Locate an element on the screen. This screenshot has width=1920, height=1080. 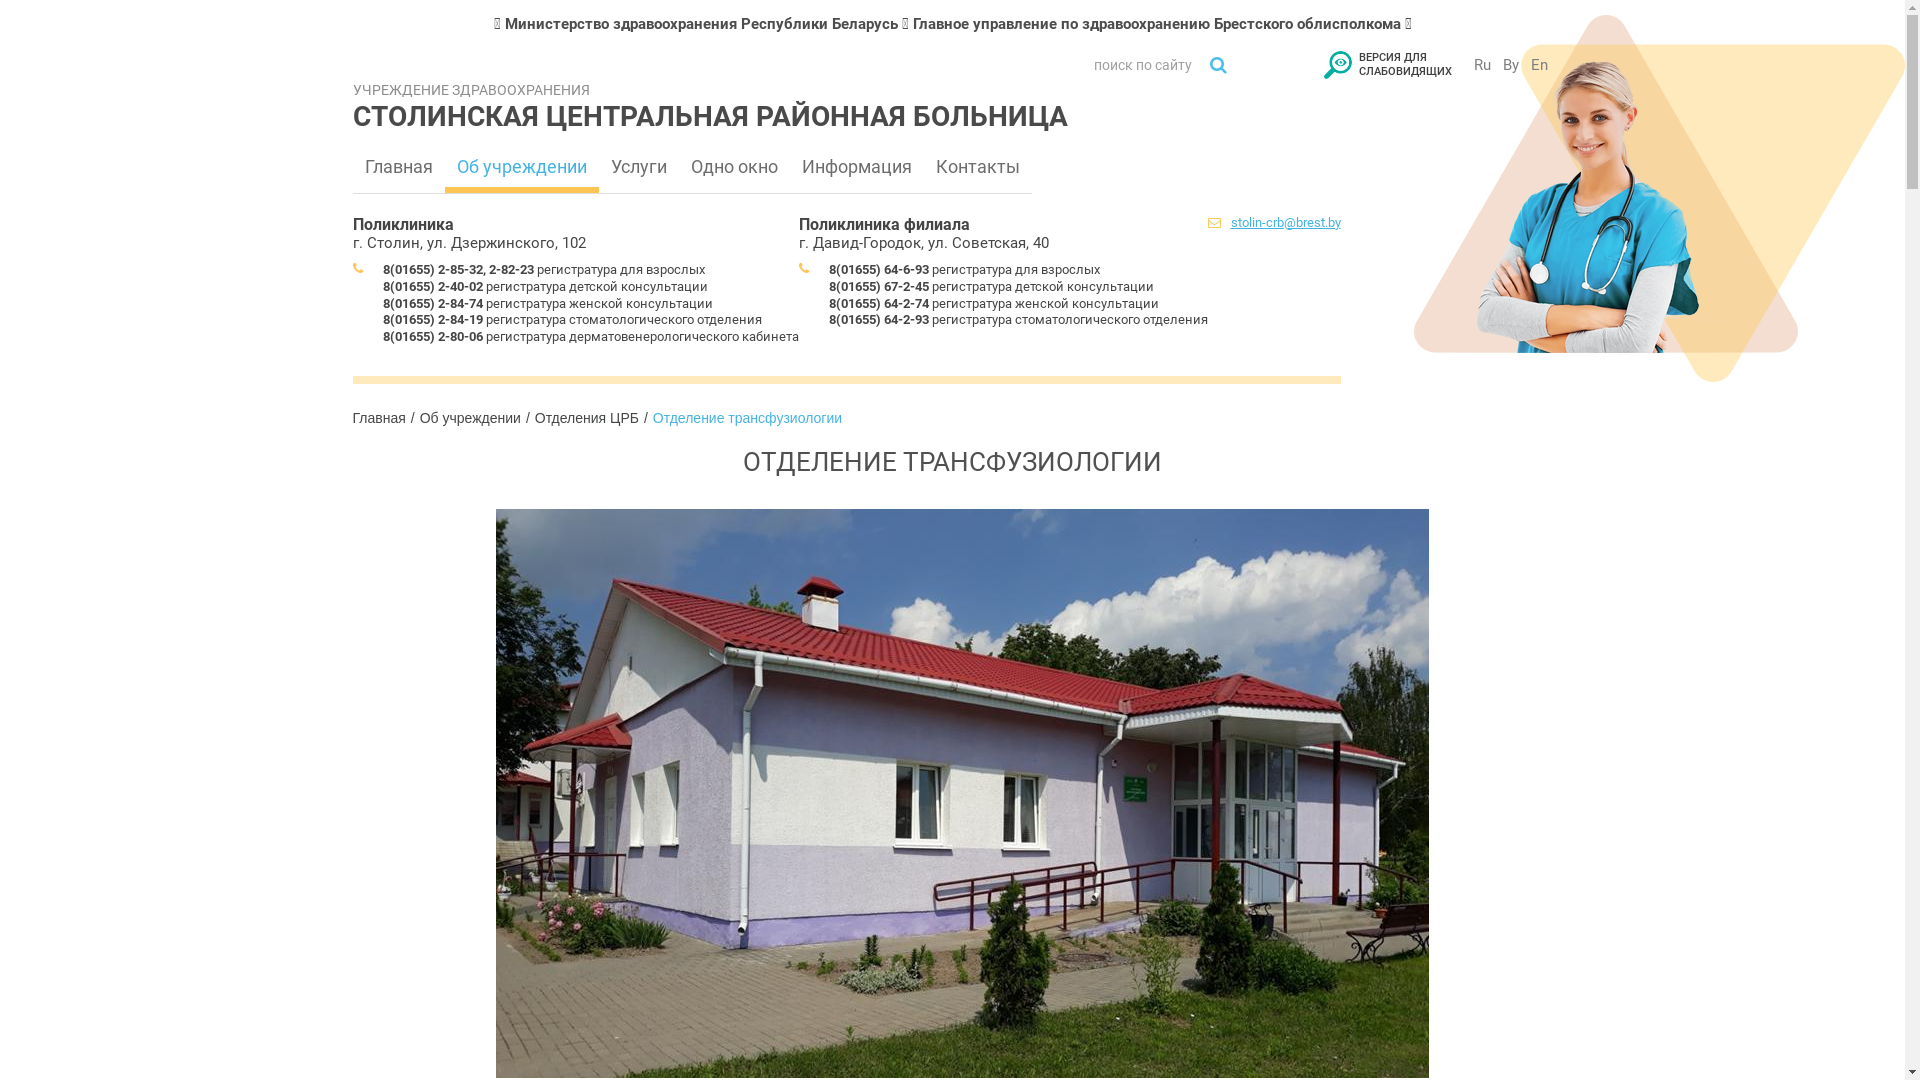
'En' is located at coordinates (1538, 64).